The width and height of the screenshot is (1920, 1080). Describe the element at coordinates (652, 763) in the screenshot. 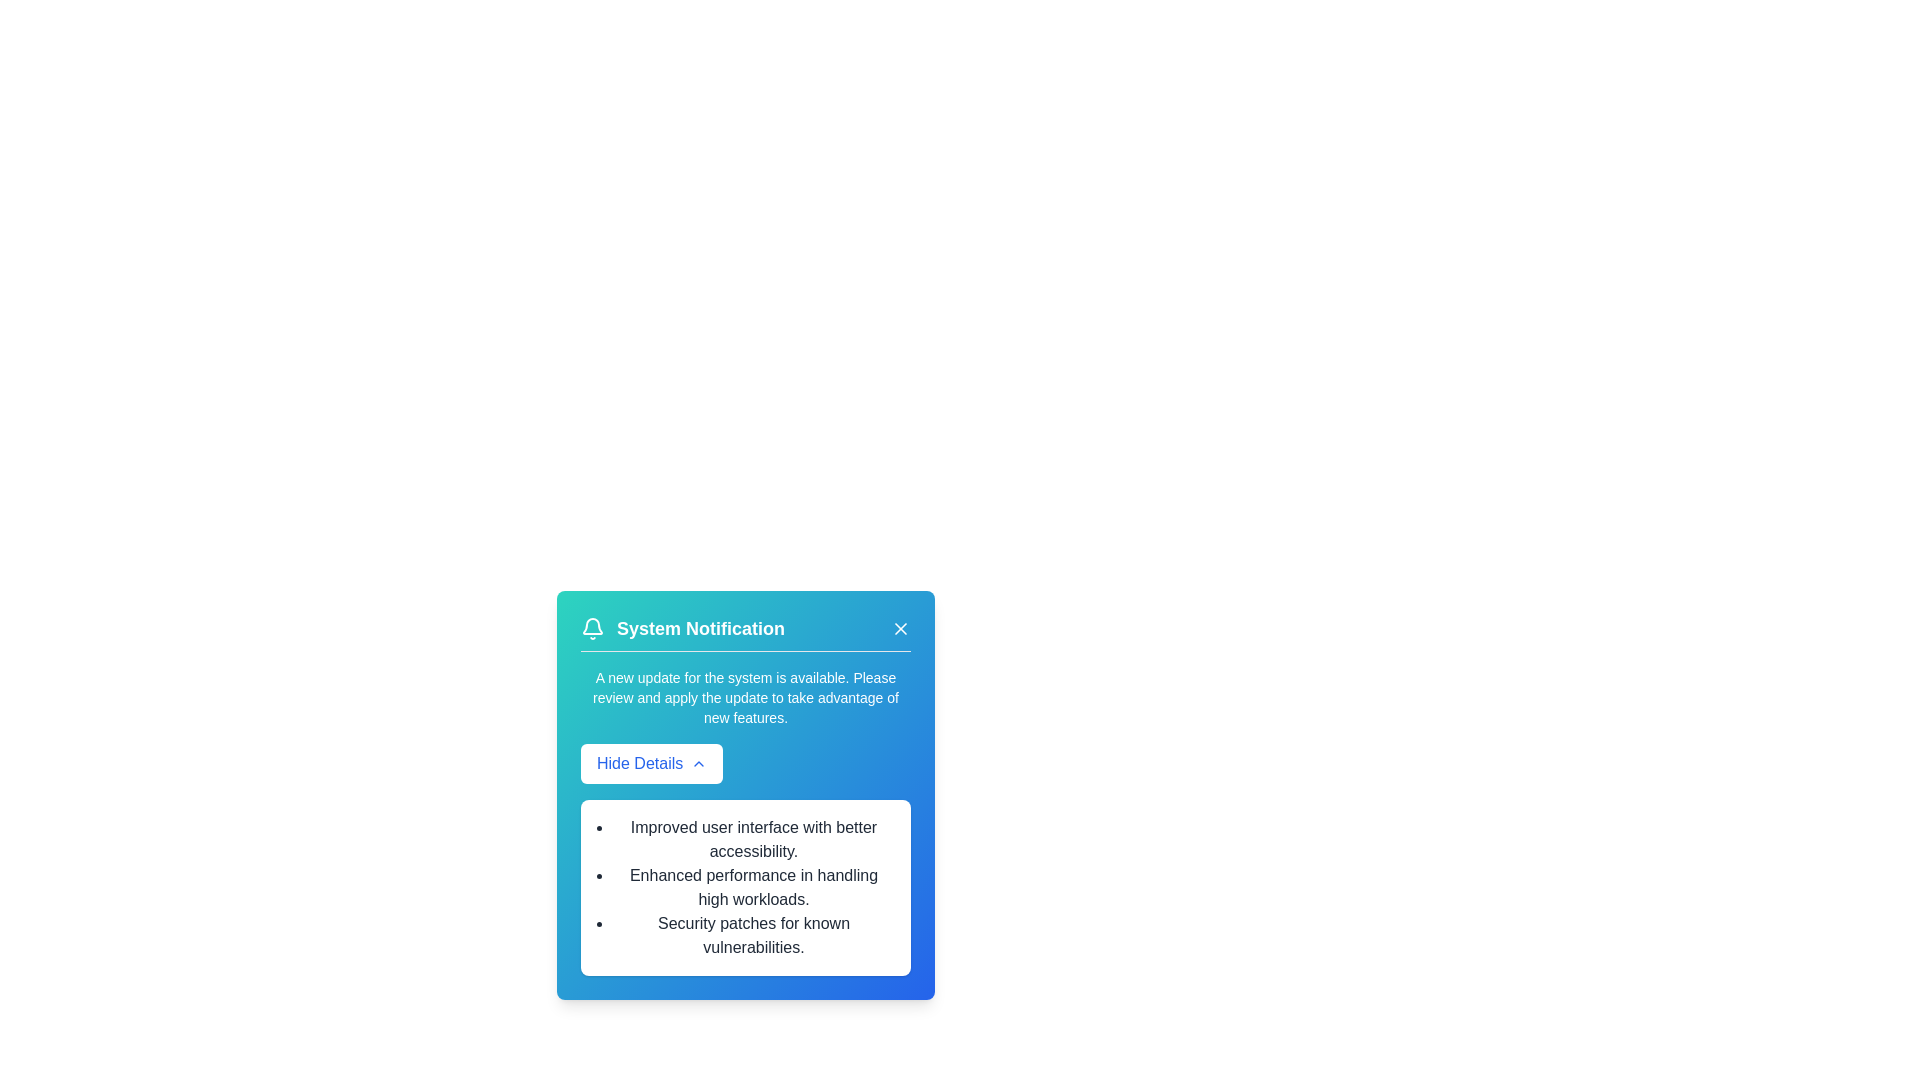

I see `the 'Hide Details' button to toggle the visibility of the details section` at that location.